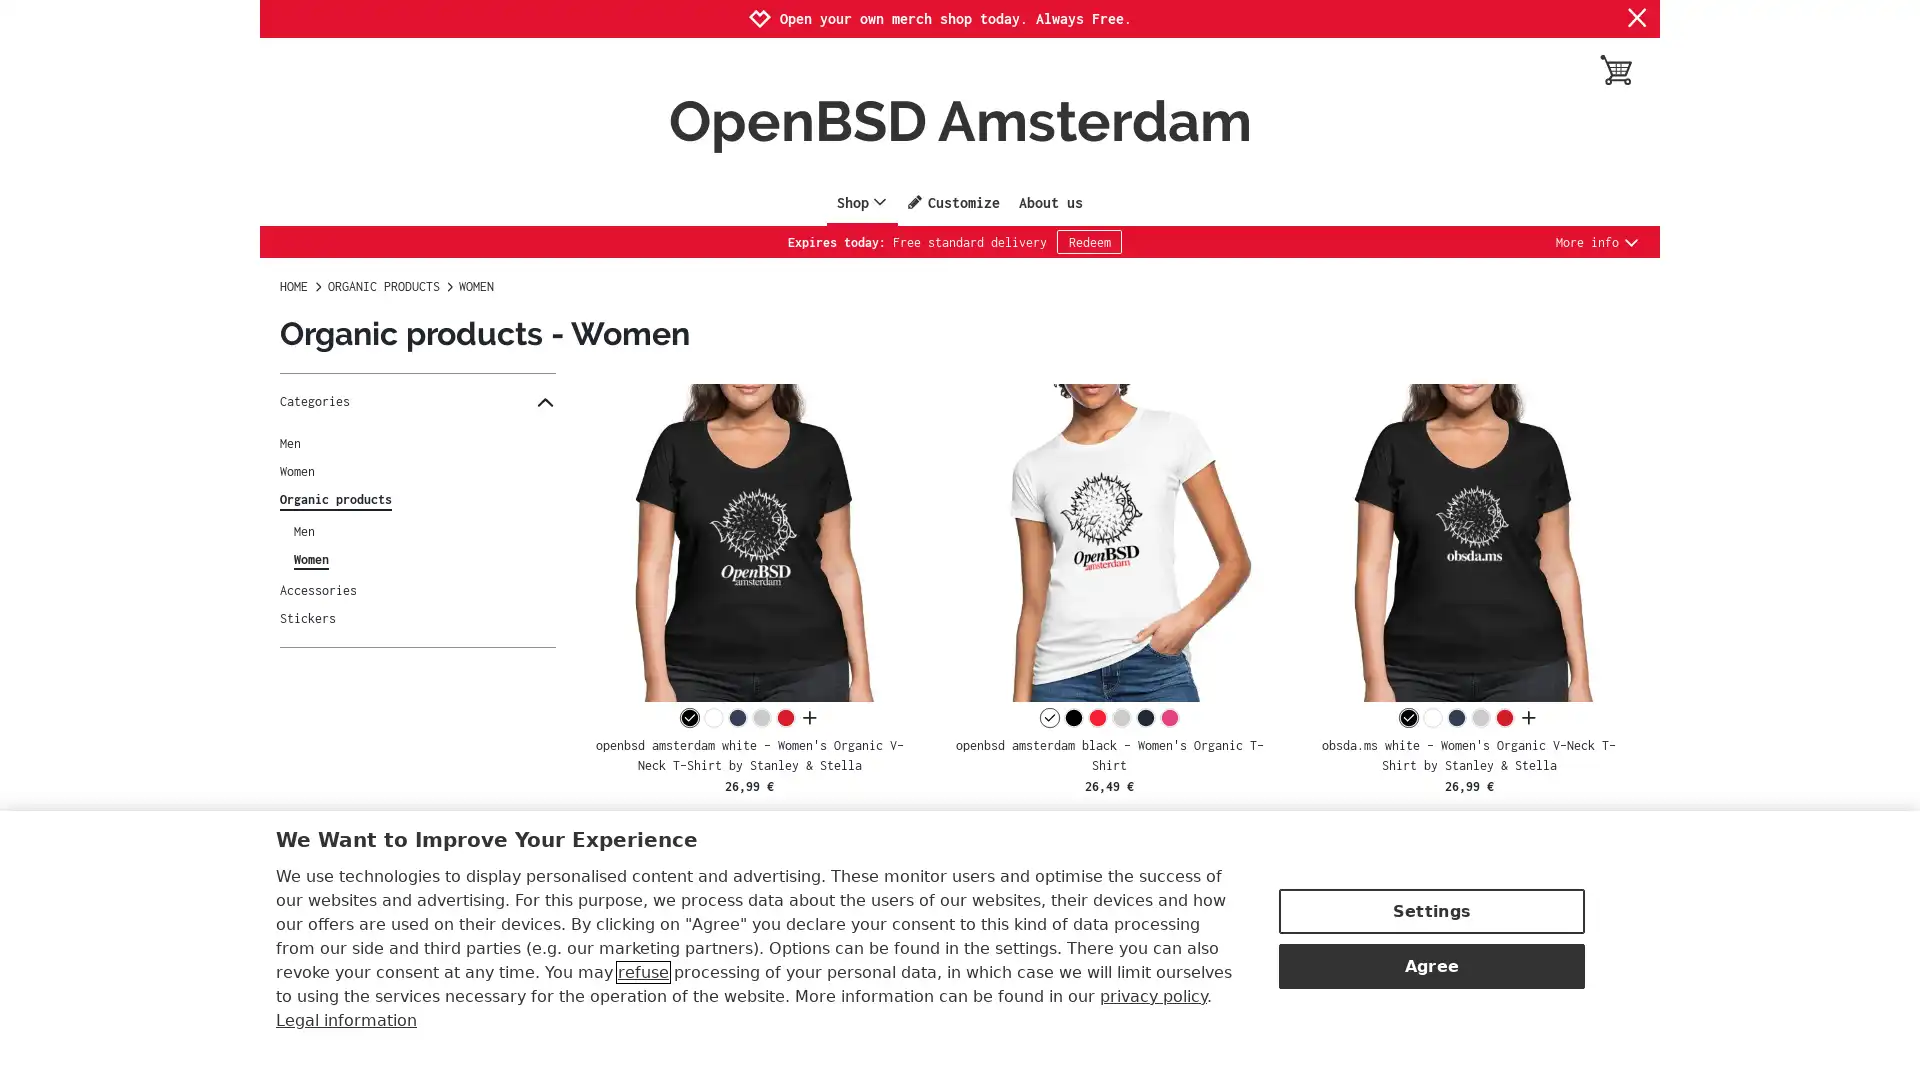 The width and height of the screenshot is (1920, 1080). I want to click on Settings, so click(1430, 909).